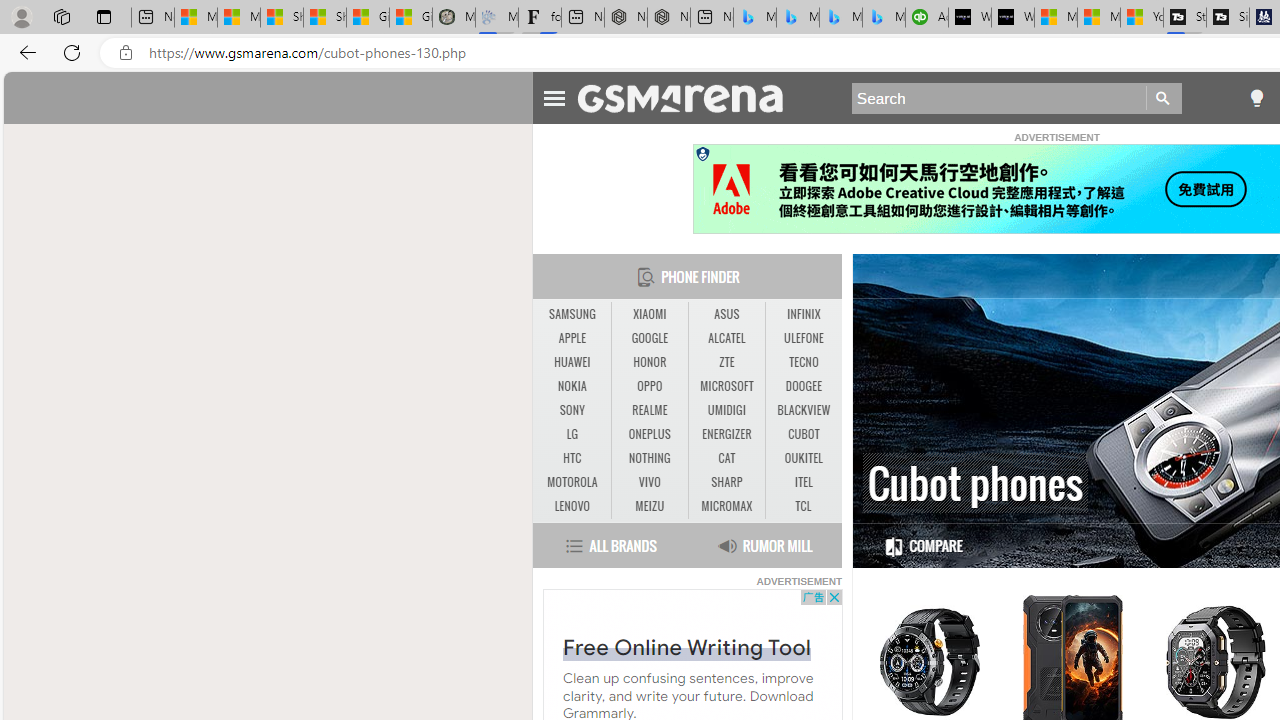 This screenshot has height=720, width=1280. What do you see at coordinates (650, 338) in the screenshot?
I see `'GOOGLE'` at bounding box center [650, 338].